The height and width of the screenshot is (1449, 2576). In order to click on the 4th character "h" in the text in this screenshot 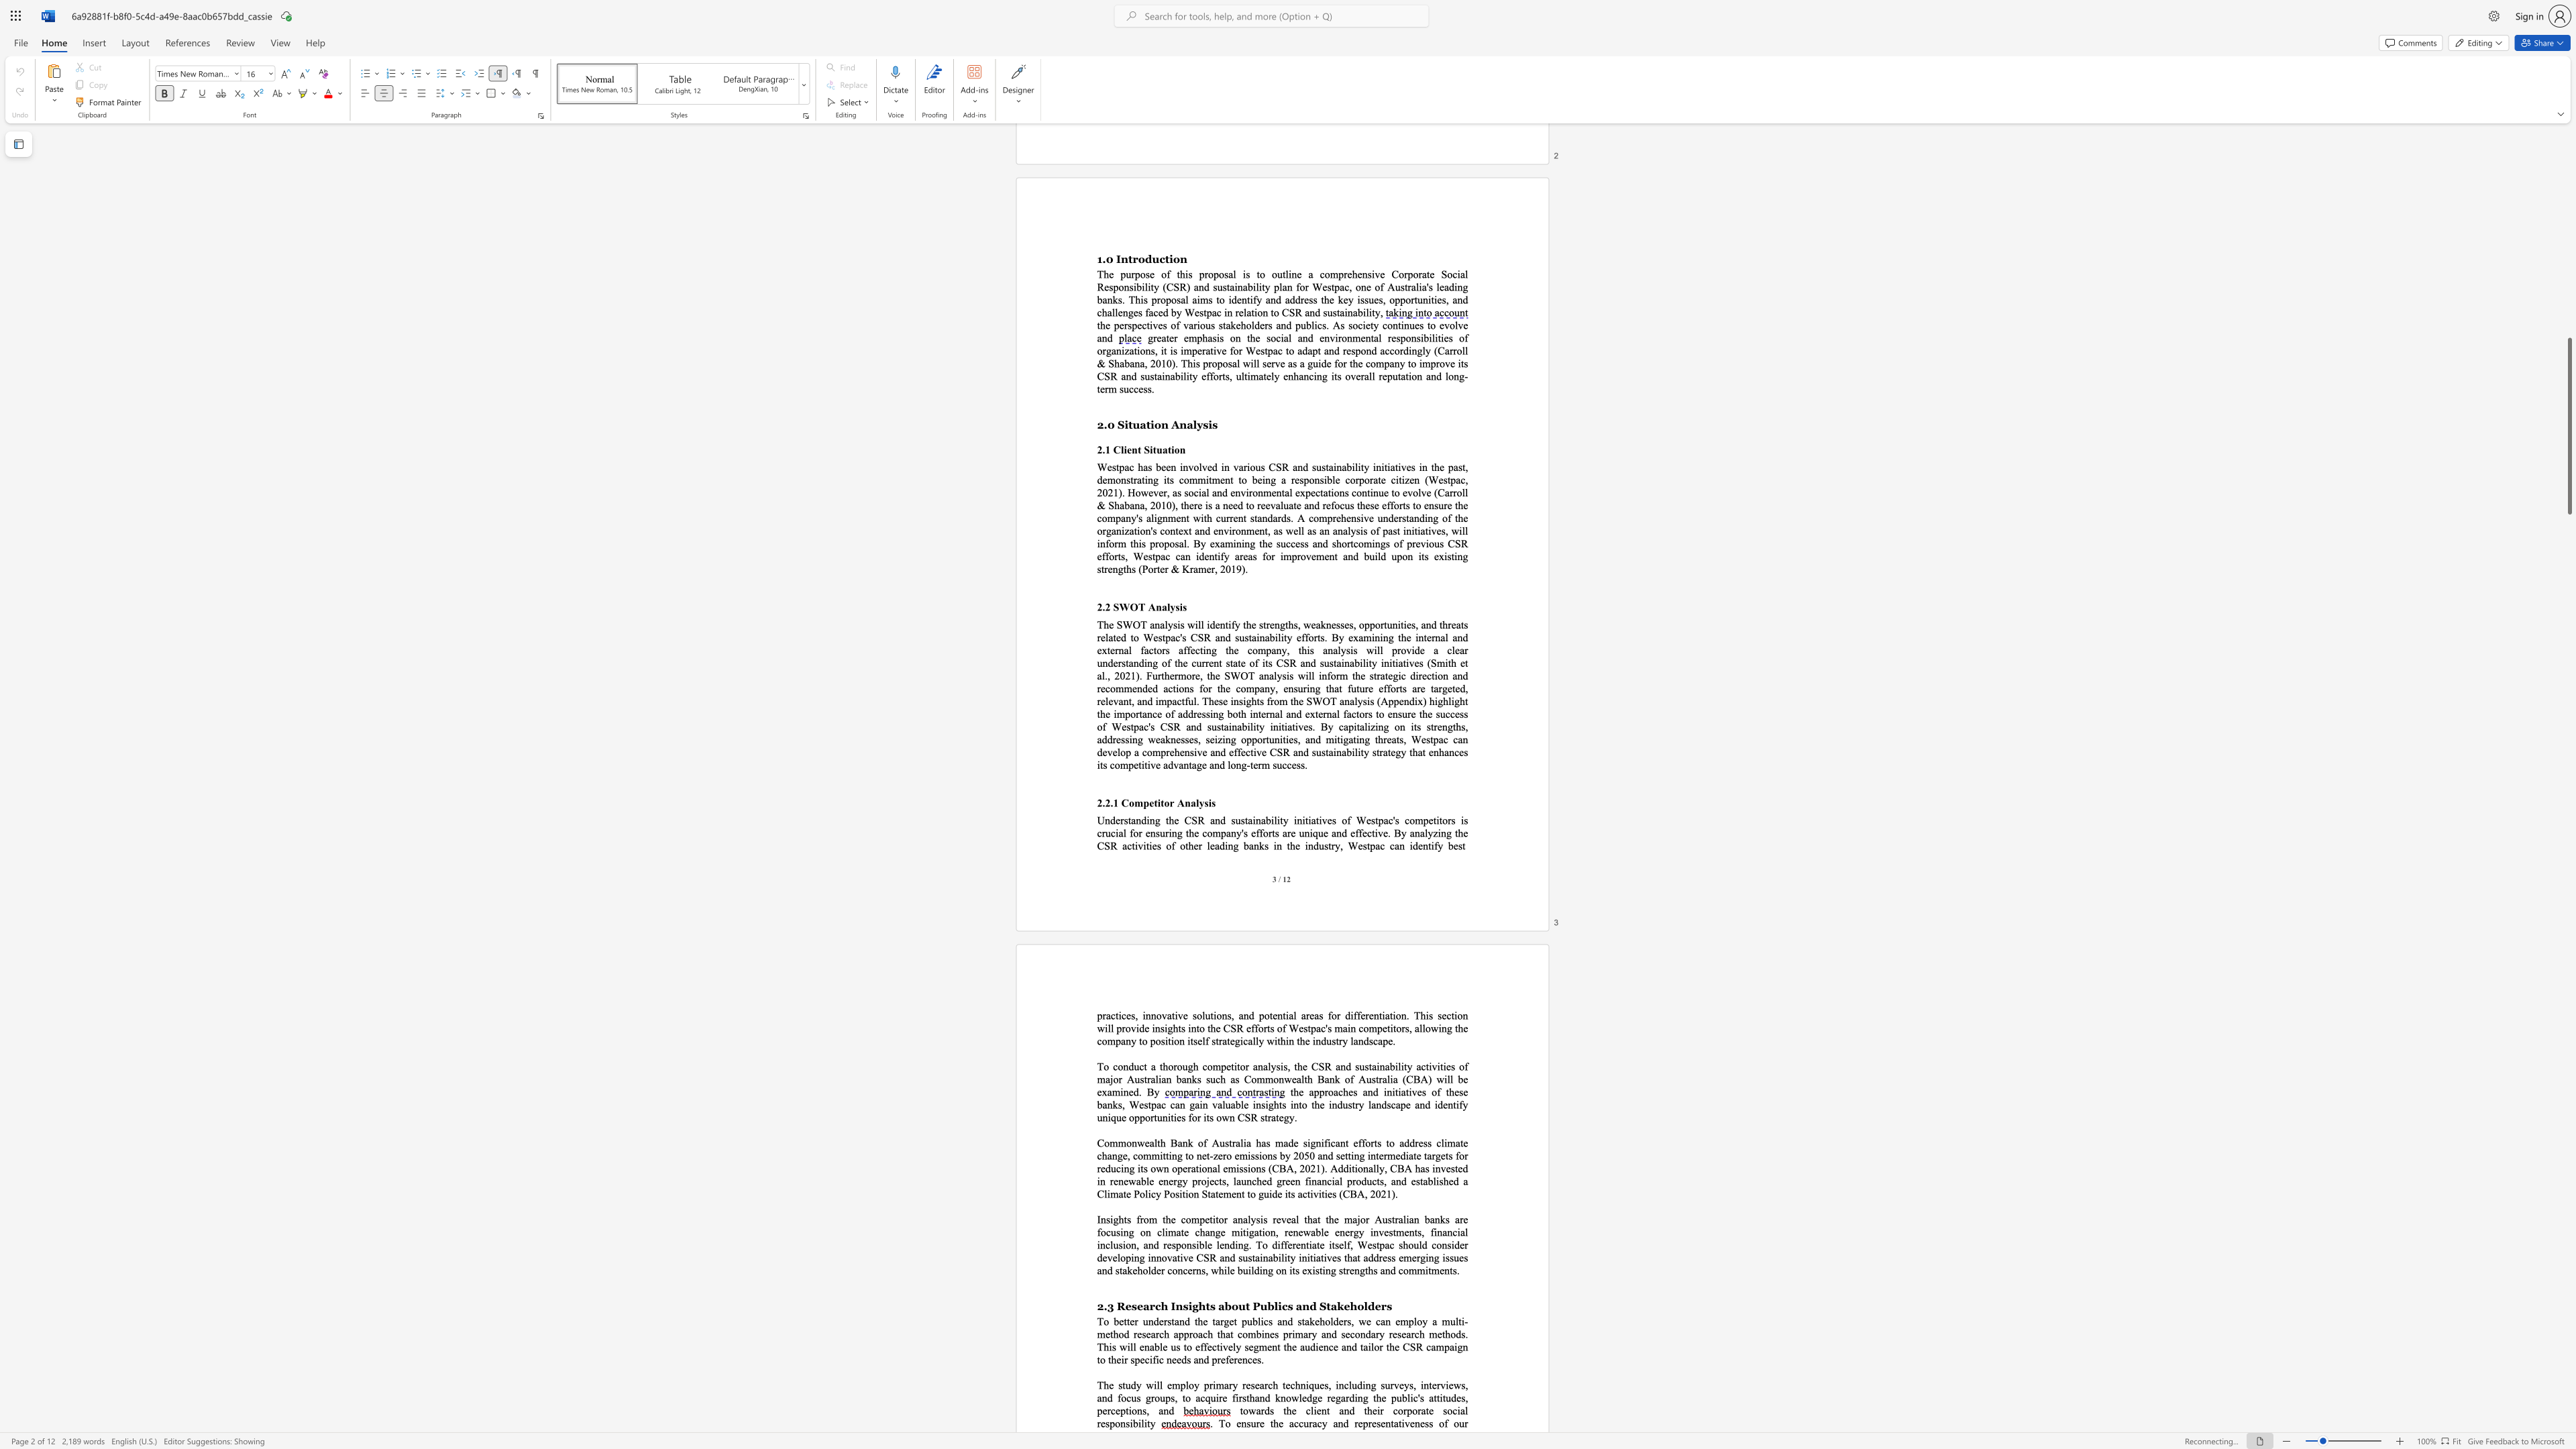, I will do `click(1460, 1027)`.